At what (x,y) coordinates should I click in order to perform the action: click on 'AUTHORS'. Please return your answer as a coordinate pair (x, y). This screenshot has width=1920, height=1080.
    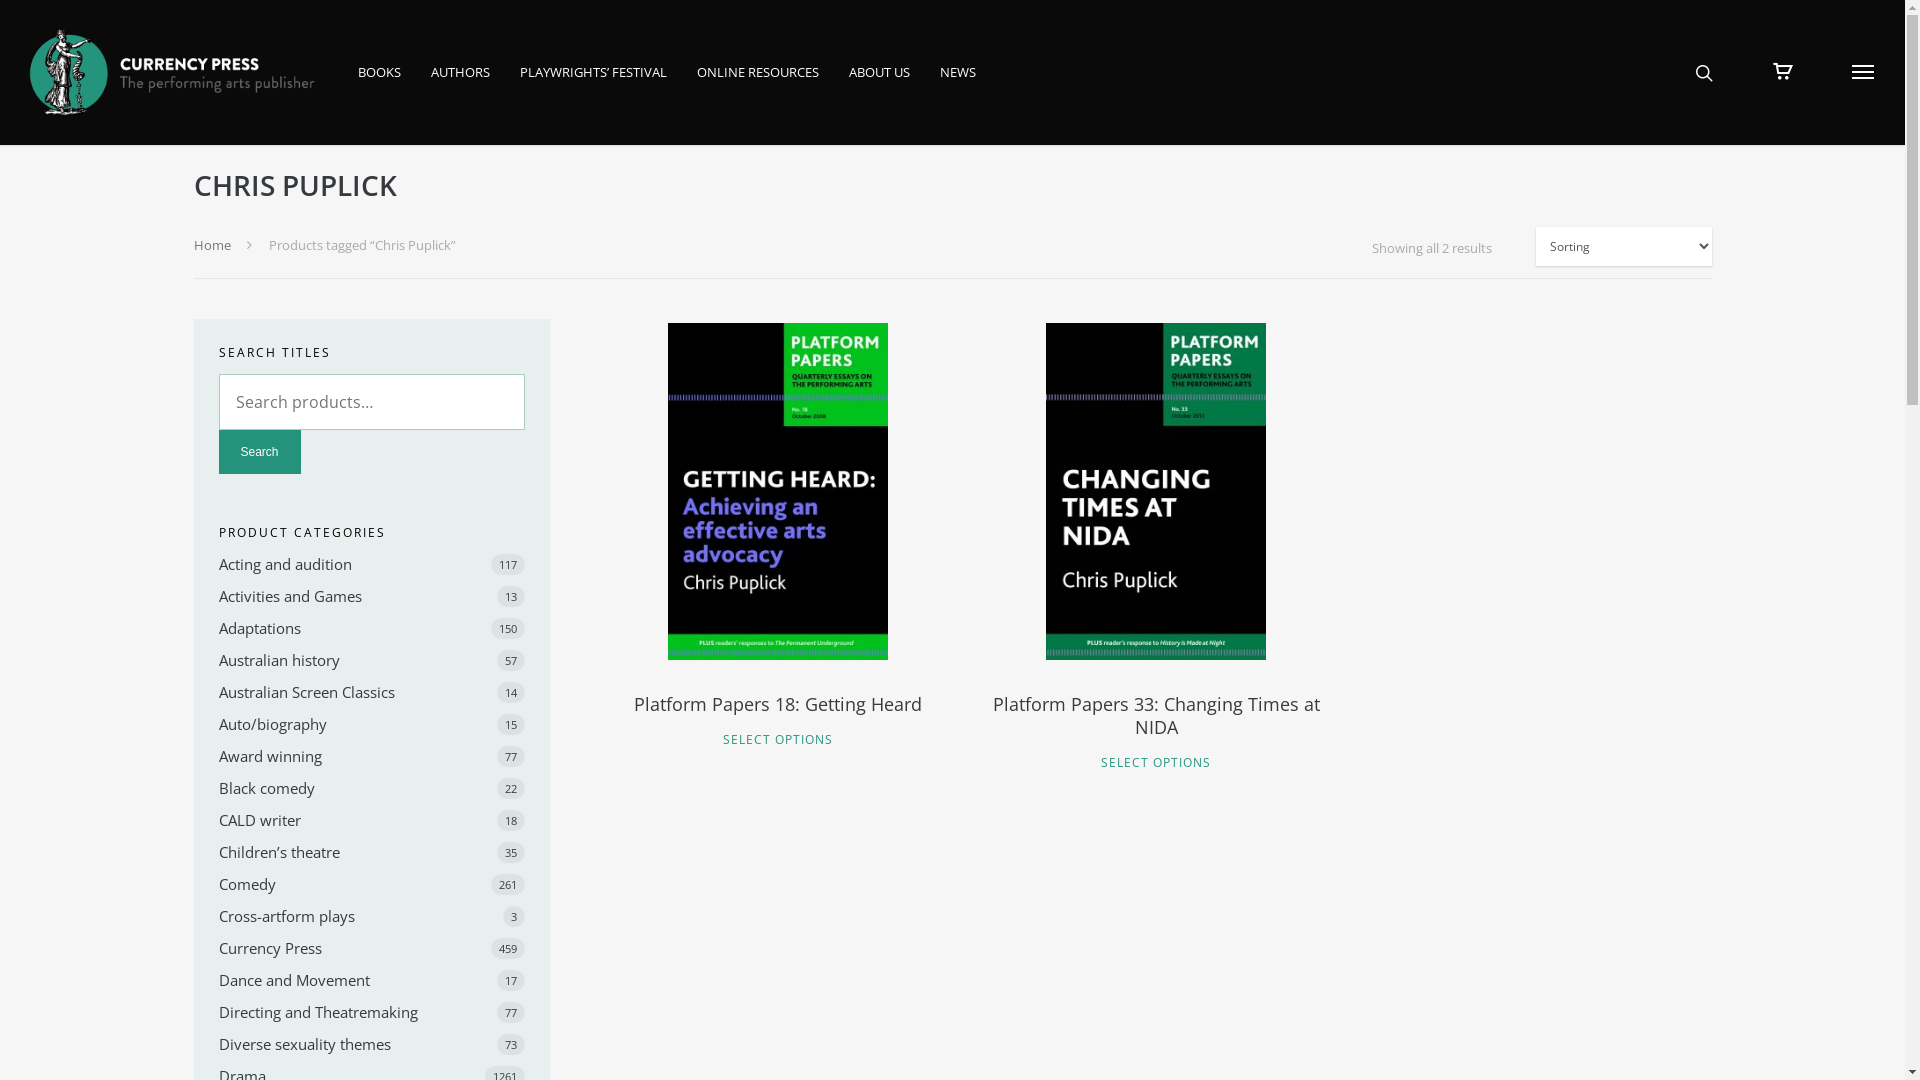
    Looking at the image, I should click on (430, 84).